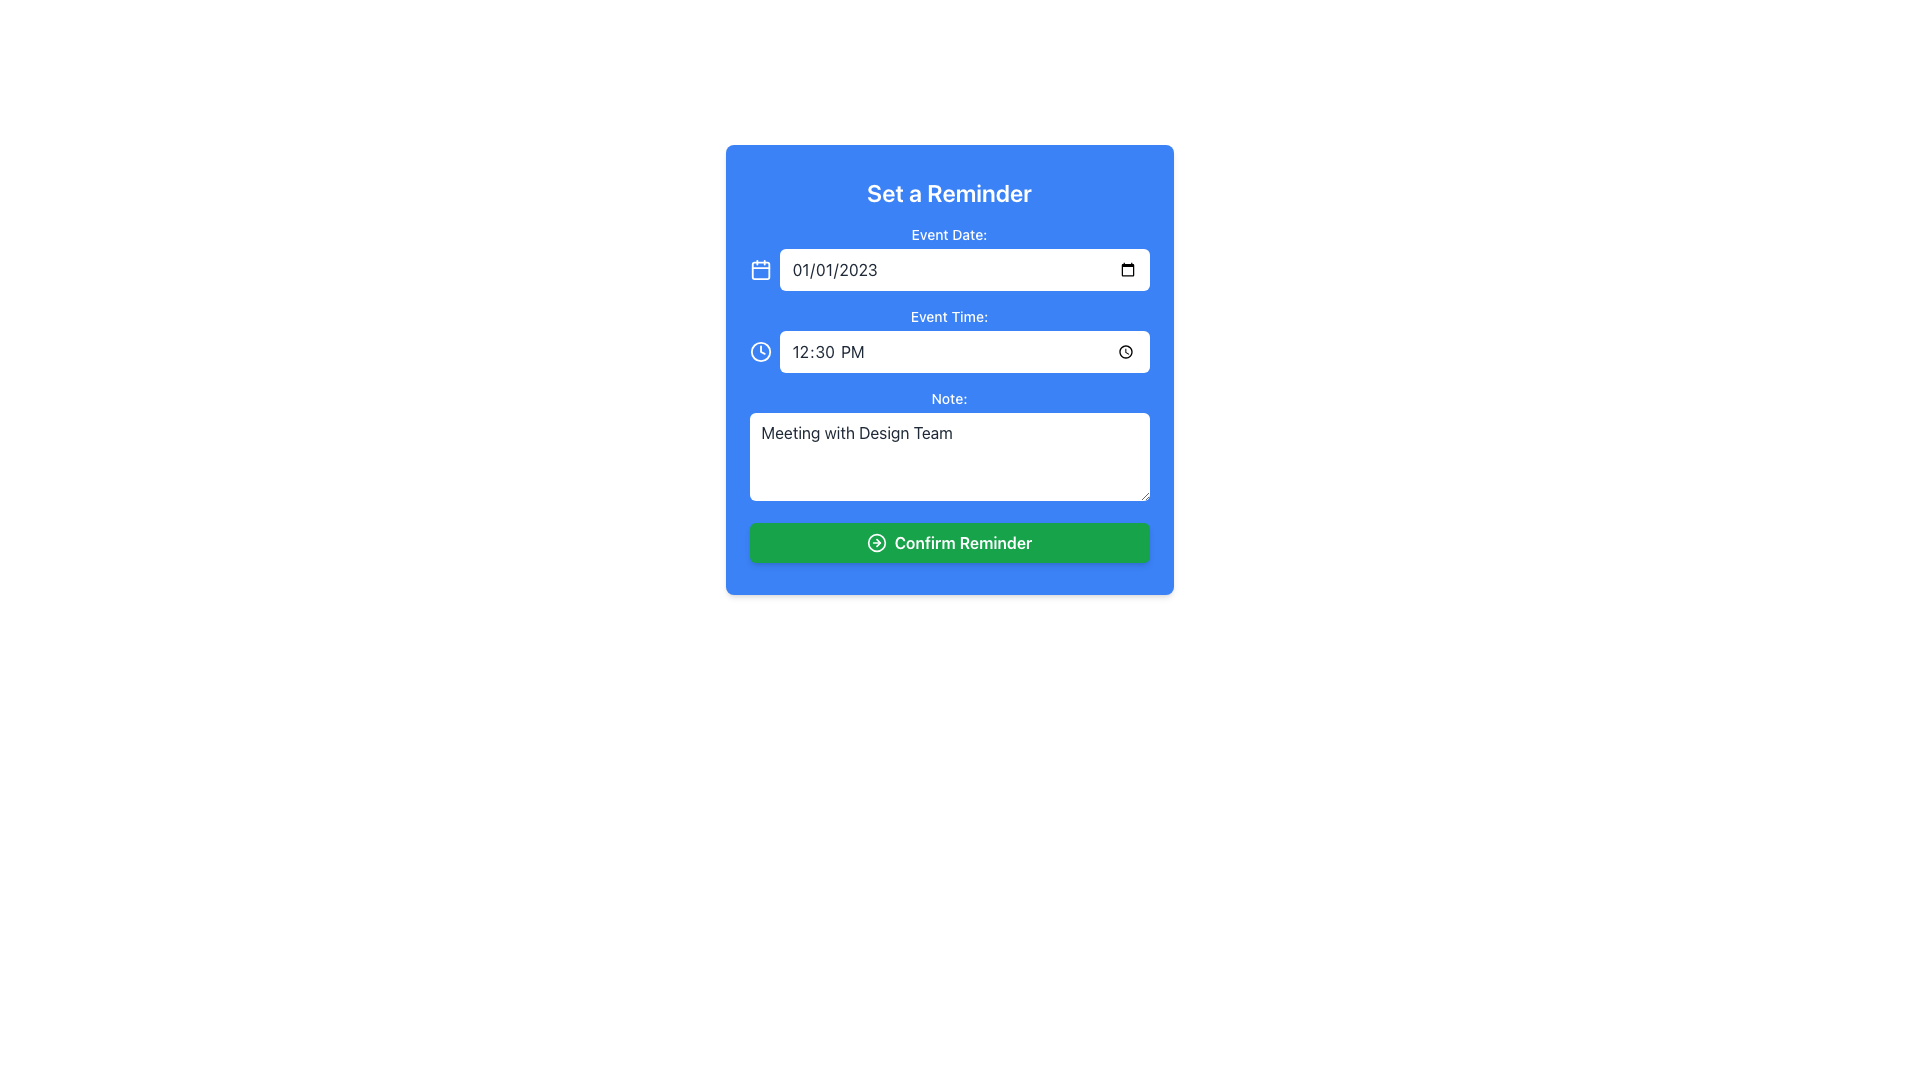  Describe the element at coordinates (759, 270) in the screenshot. I see `the calendar icon styled with a modern aesthetic, located within the 'Event Date' group adjacent to the date input field` at that location.